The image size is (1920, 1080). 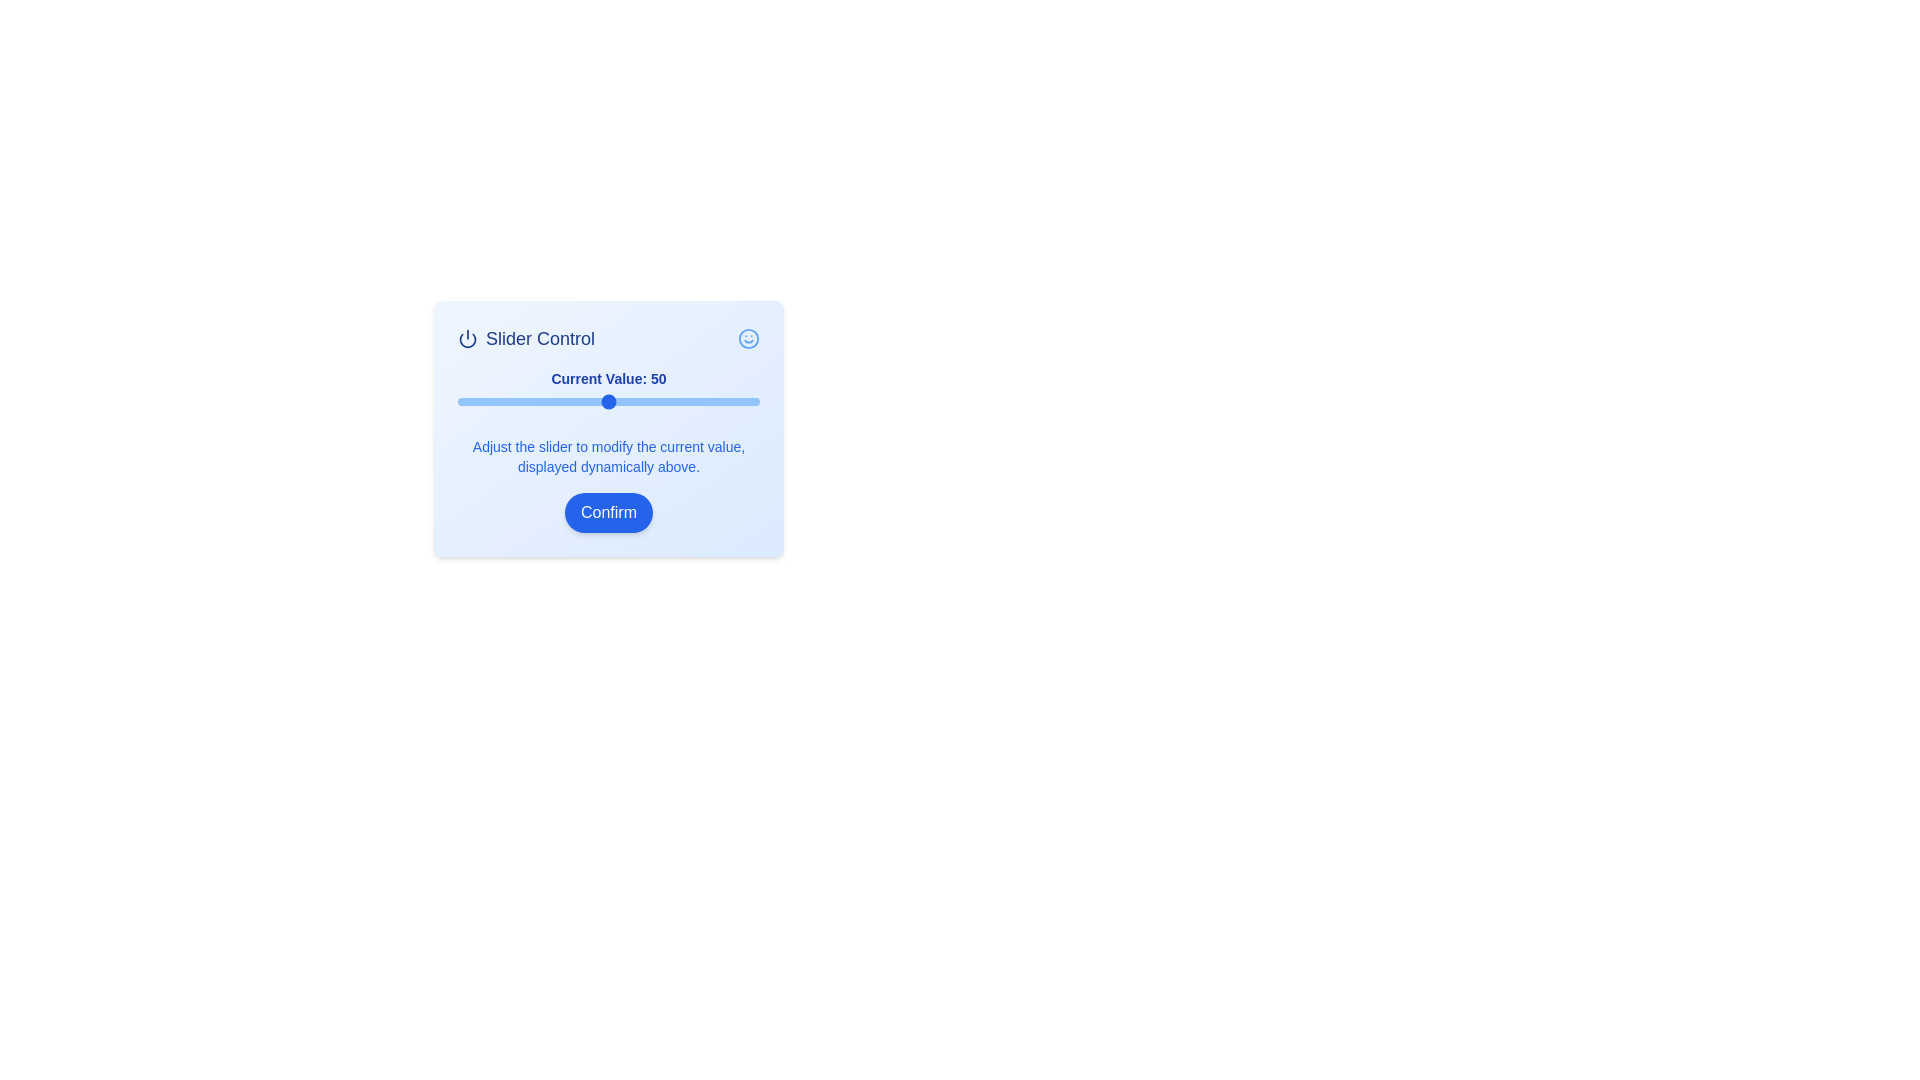 What do you see at coordinates (472, 401) in the screenshot?
I see `the slider's value` at bounding box center [472, 401].